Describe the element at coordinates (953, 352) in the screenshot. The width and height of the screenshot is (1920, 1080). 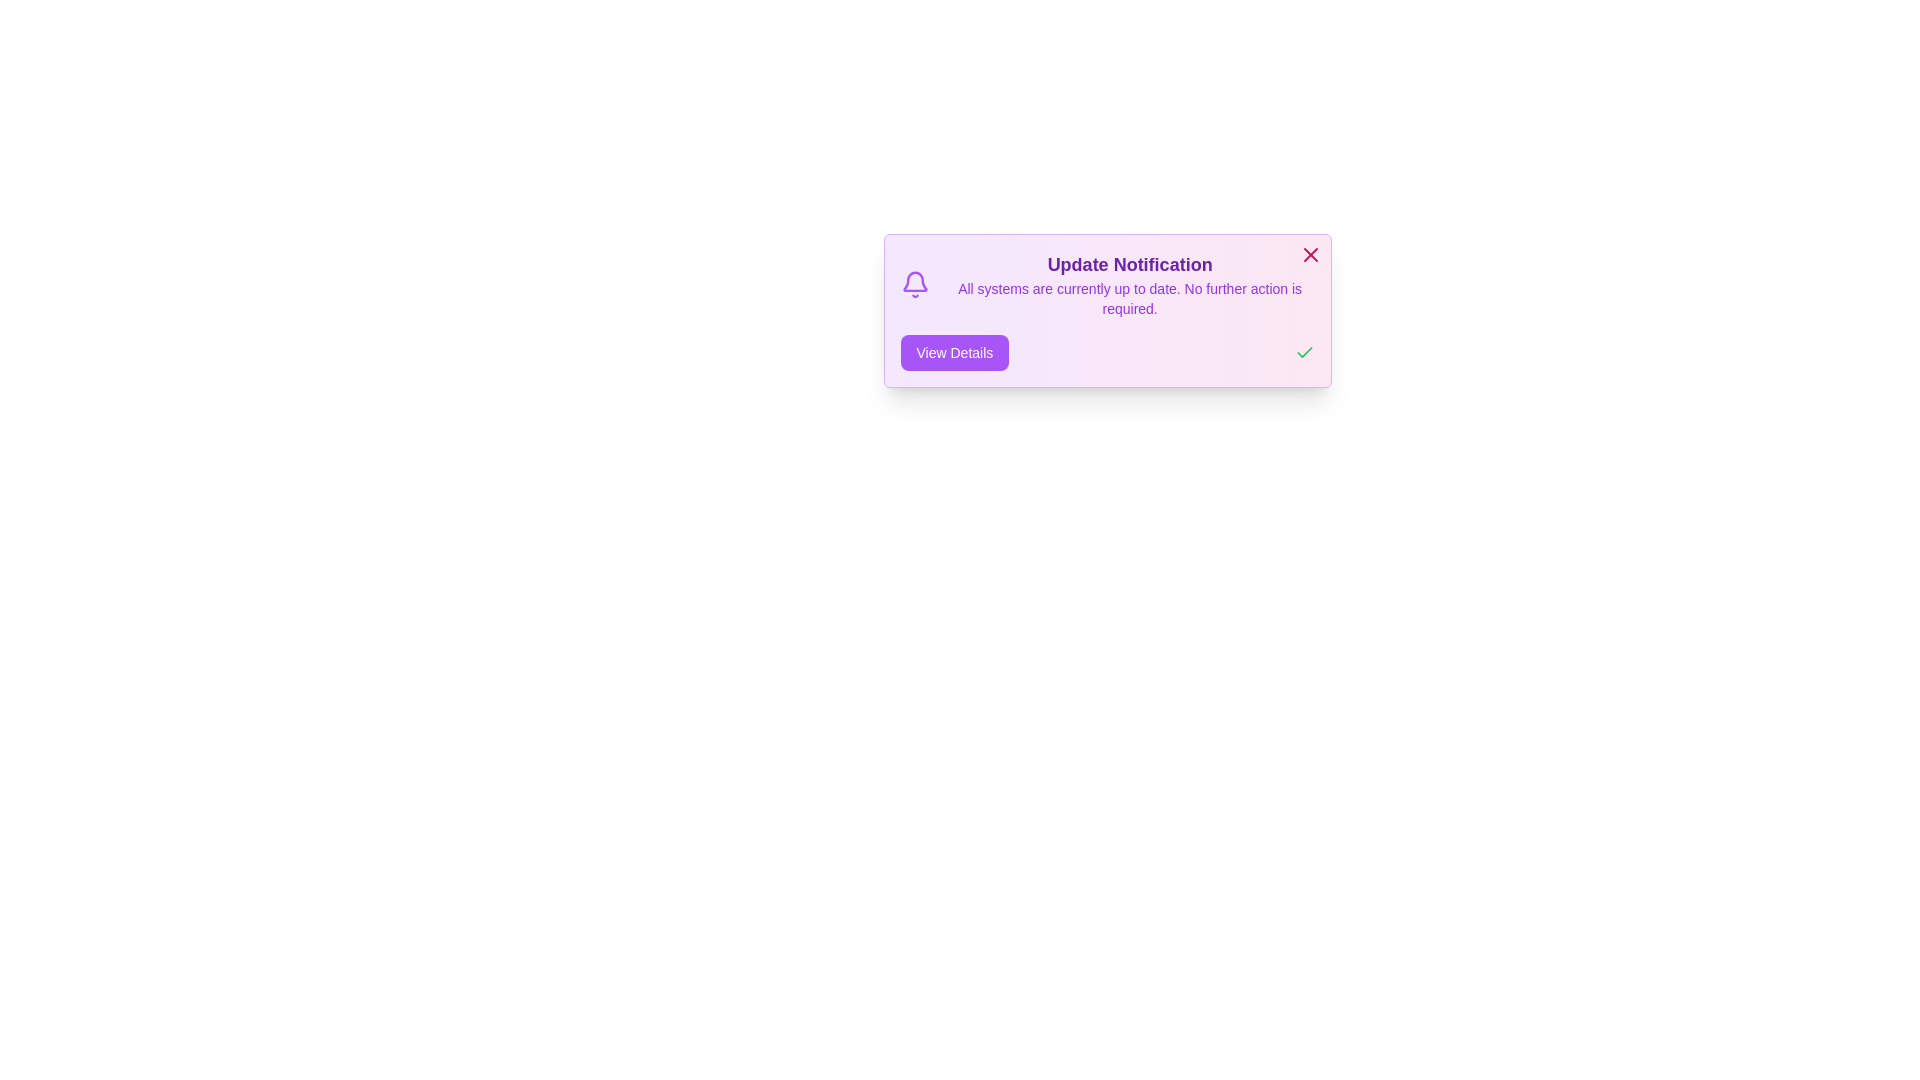
I see `the 'View Details' button to view additional details` at that location.